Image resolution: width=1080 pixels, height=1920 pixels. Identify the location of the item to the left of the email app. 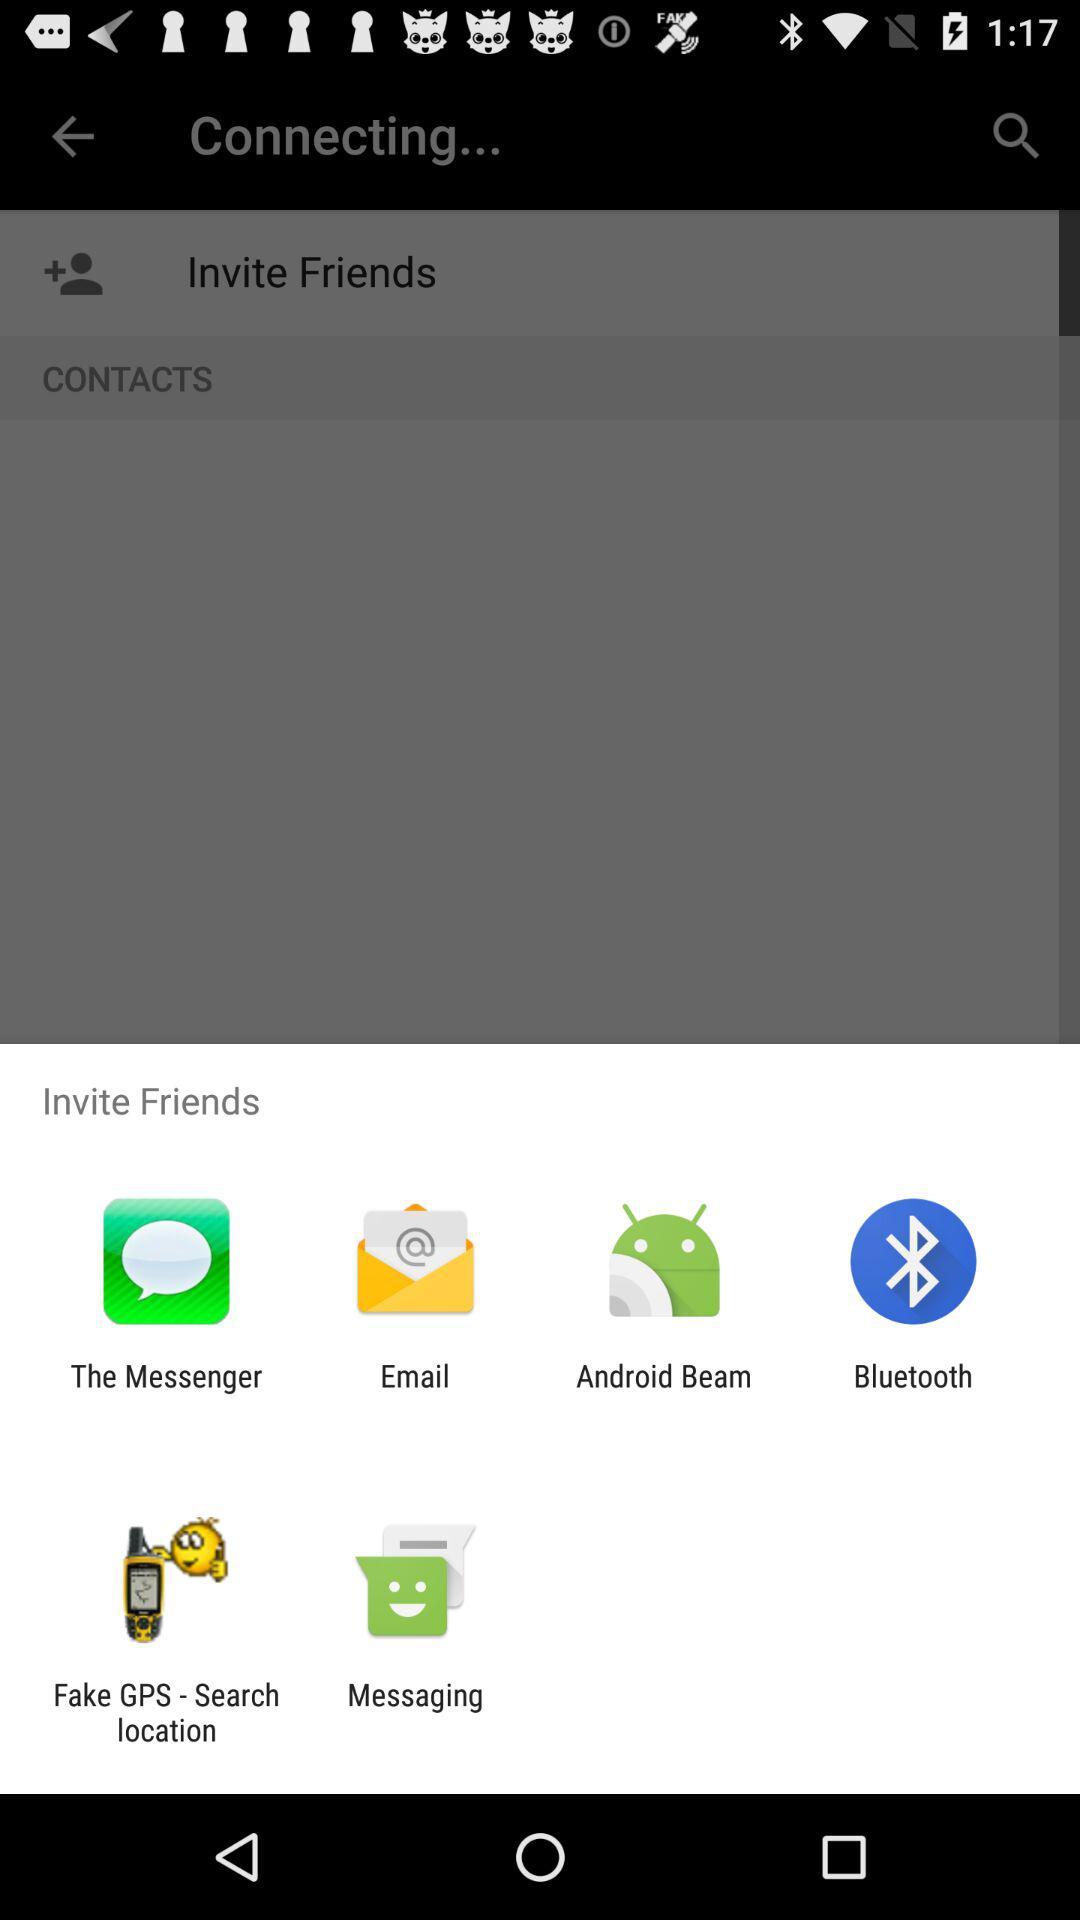
(165, 1392).